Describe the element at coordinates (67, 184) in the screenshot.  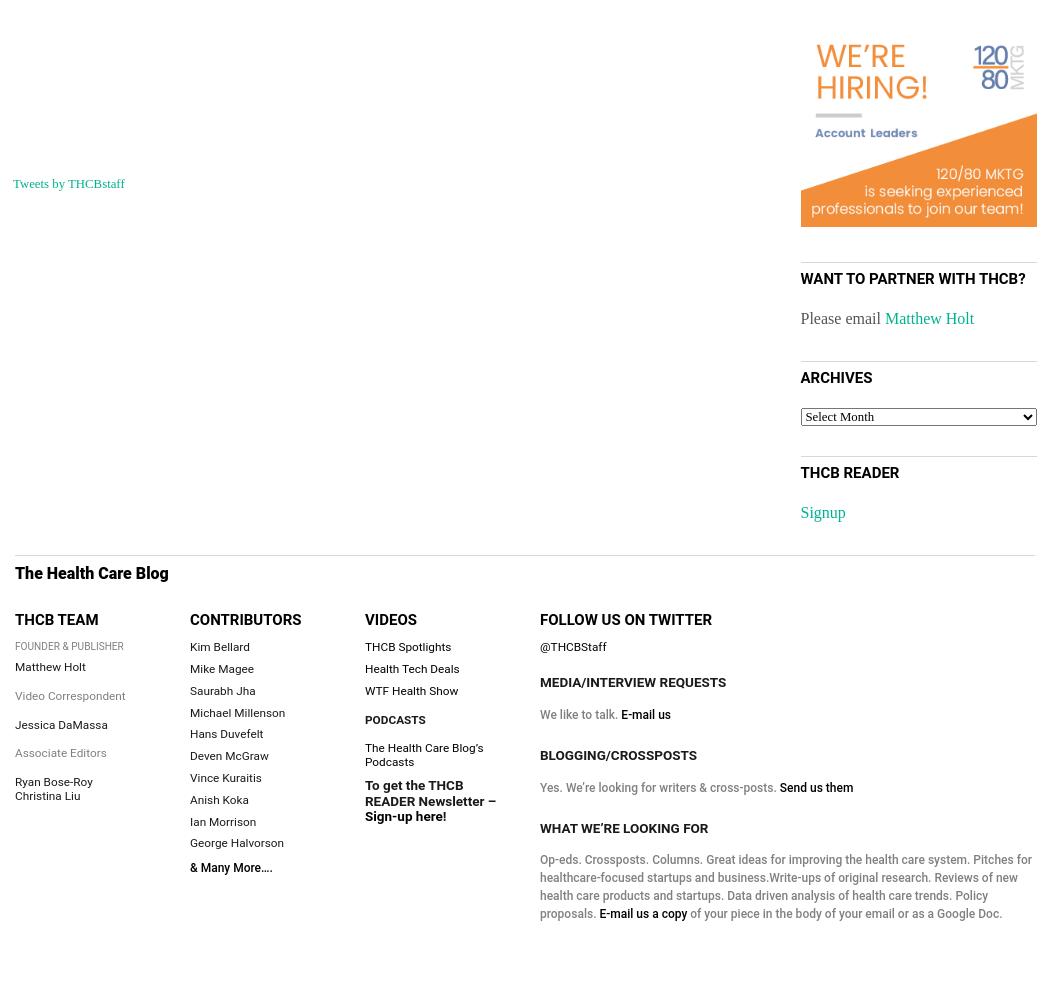
I see `'Tweets by THCBstaff'` at that location.